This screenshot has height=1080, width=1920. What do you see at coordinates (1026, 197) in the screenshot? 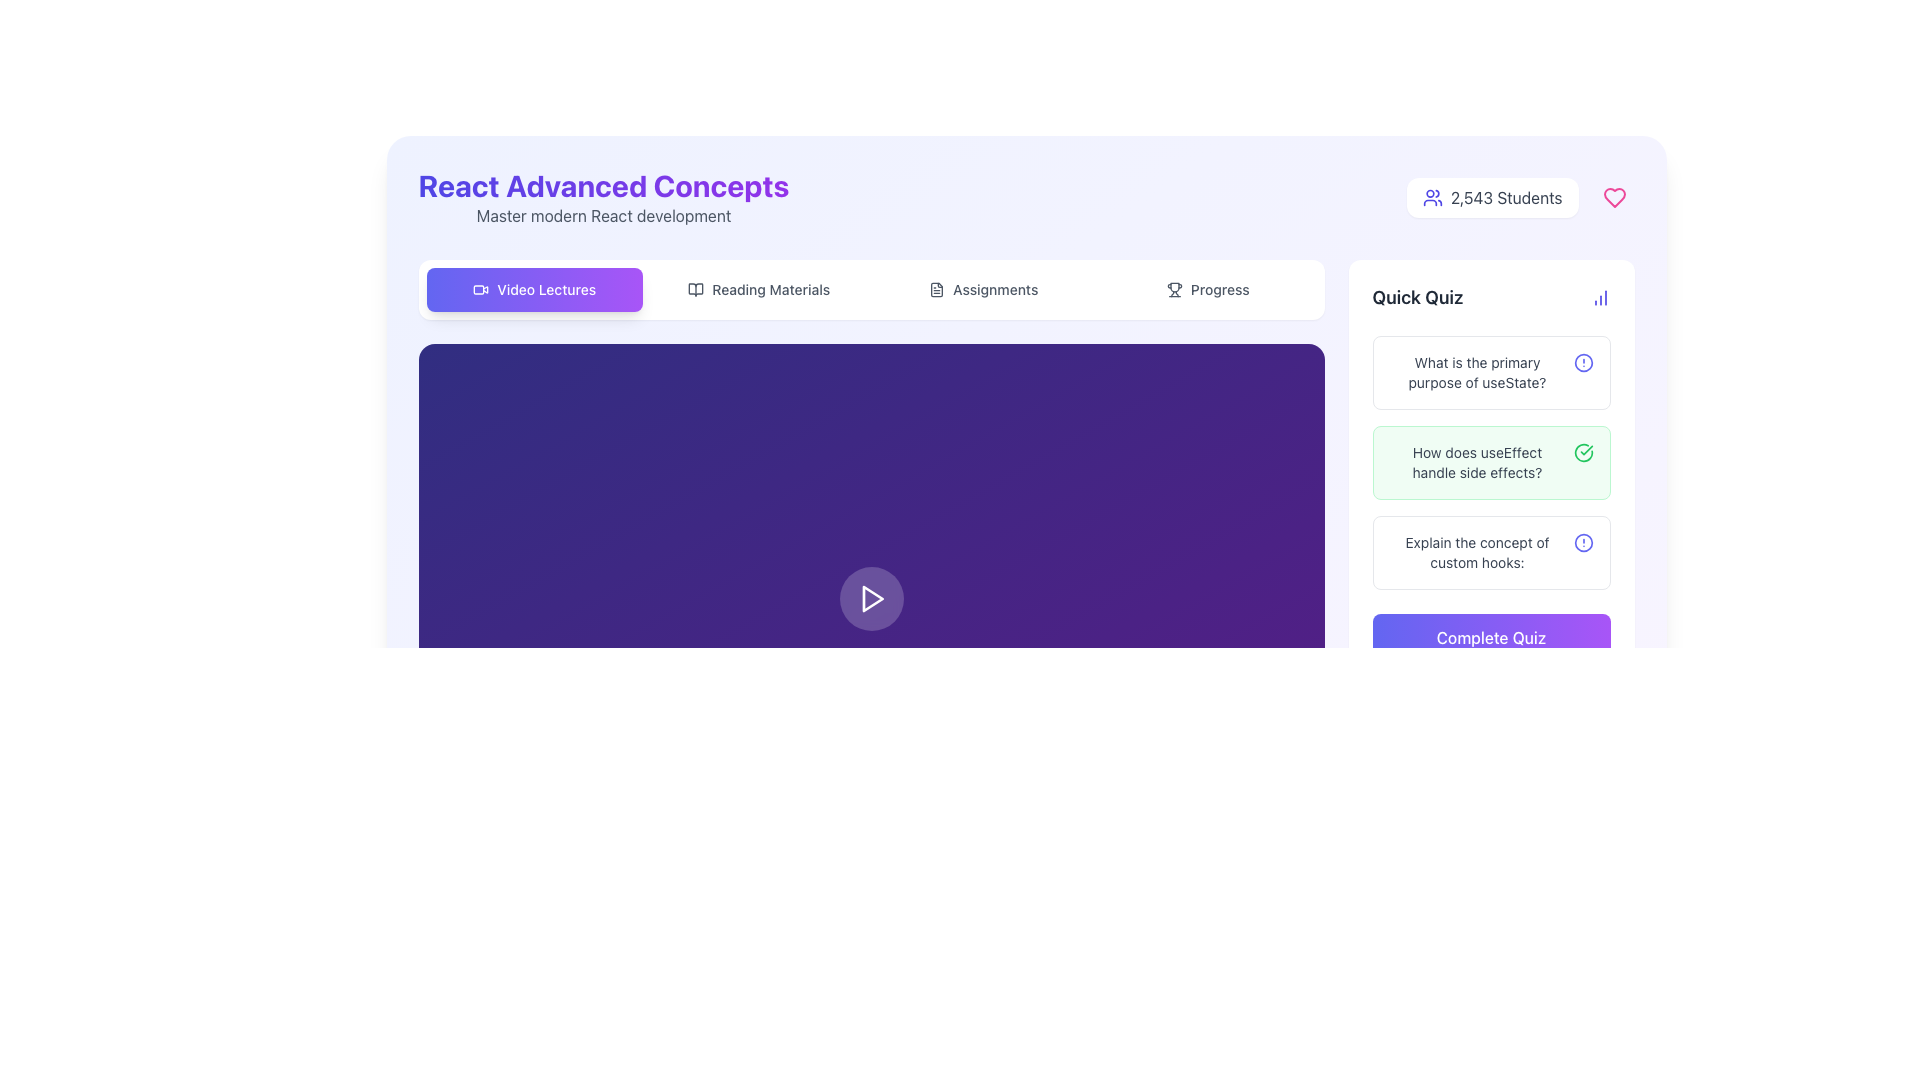
I see `the user-related icon located in the Header section of the React Advanced Concepts informational banner, which is right-aligned with the student count` at bounding box center [1026, 197].